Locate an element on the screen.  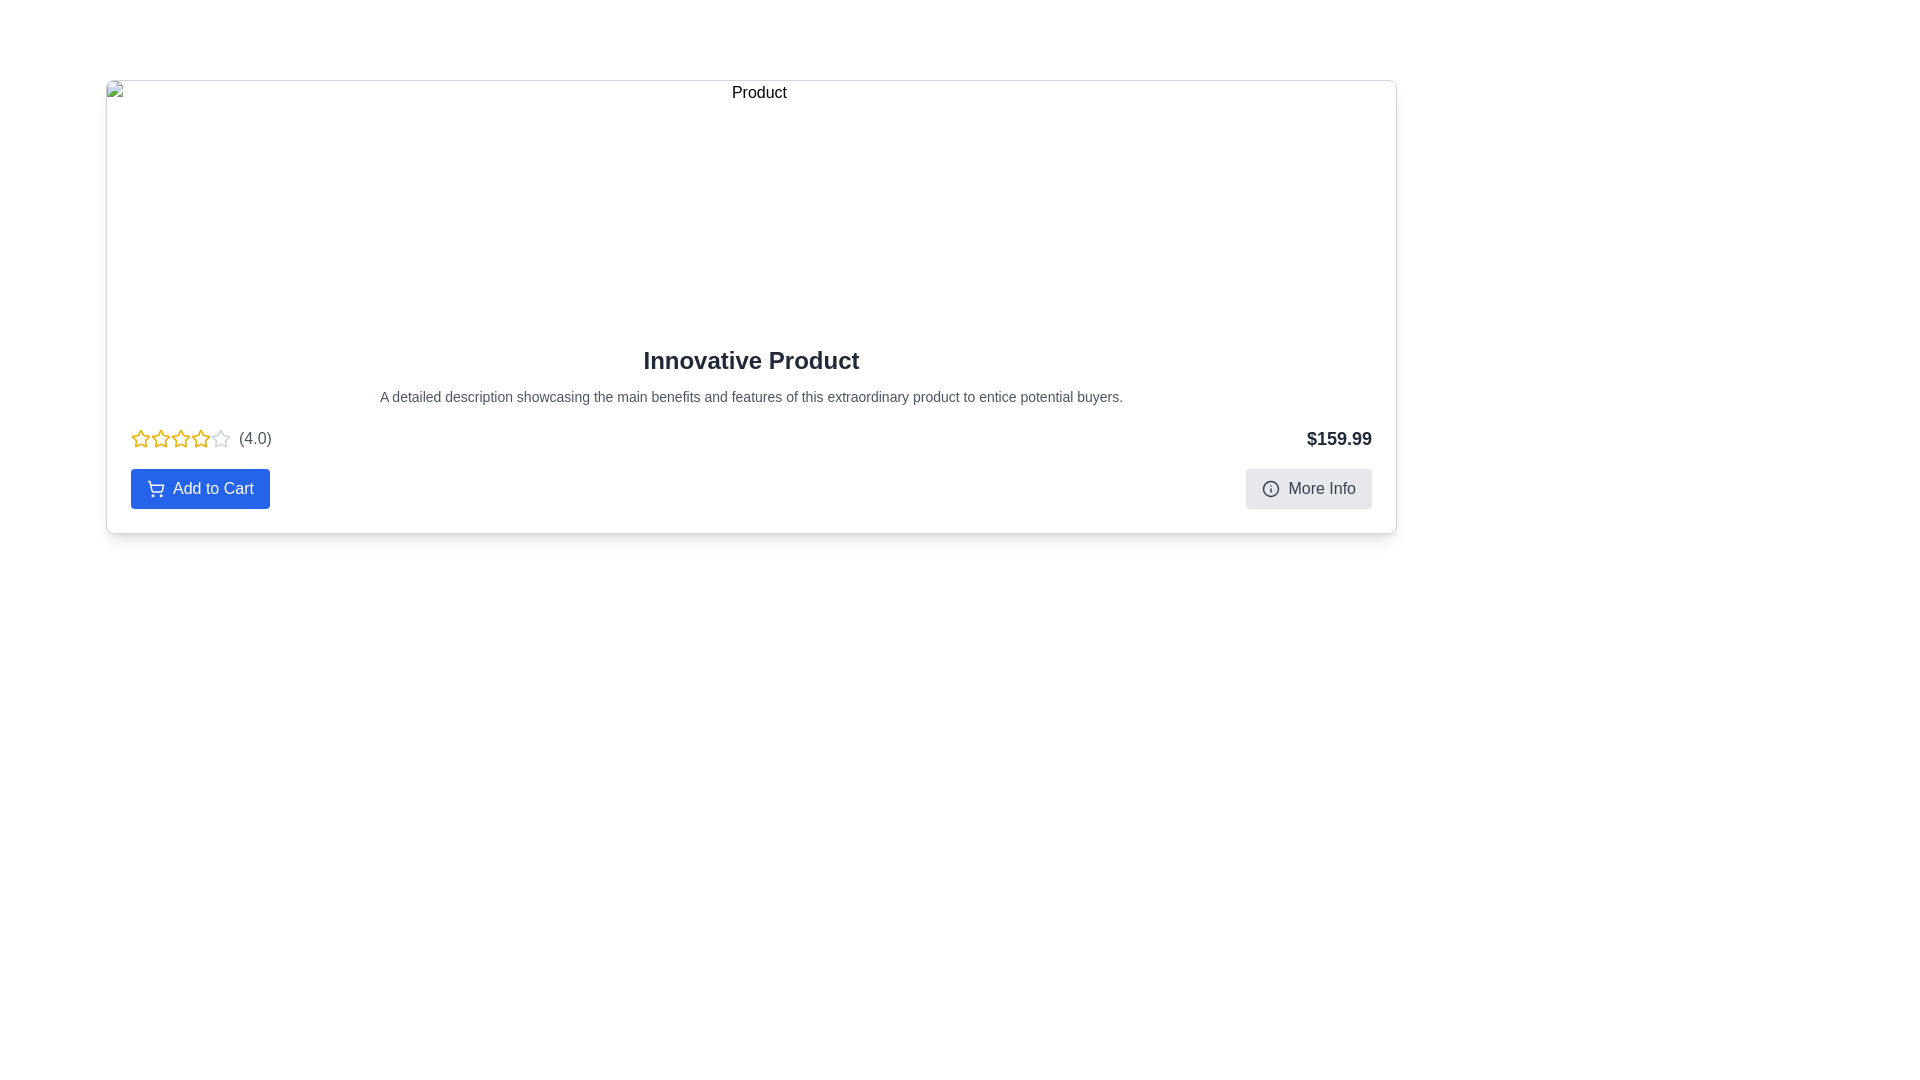
the circular 'info' icon within the 'More Info' button located at the right end of the card layout is located at coordinates (1270, 489).